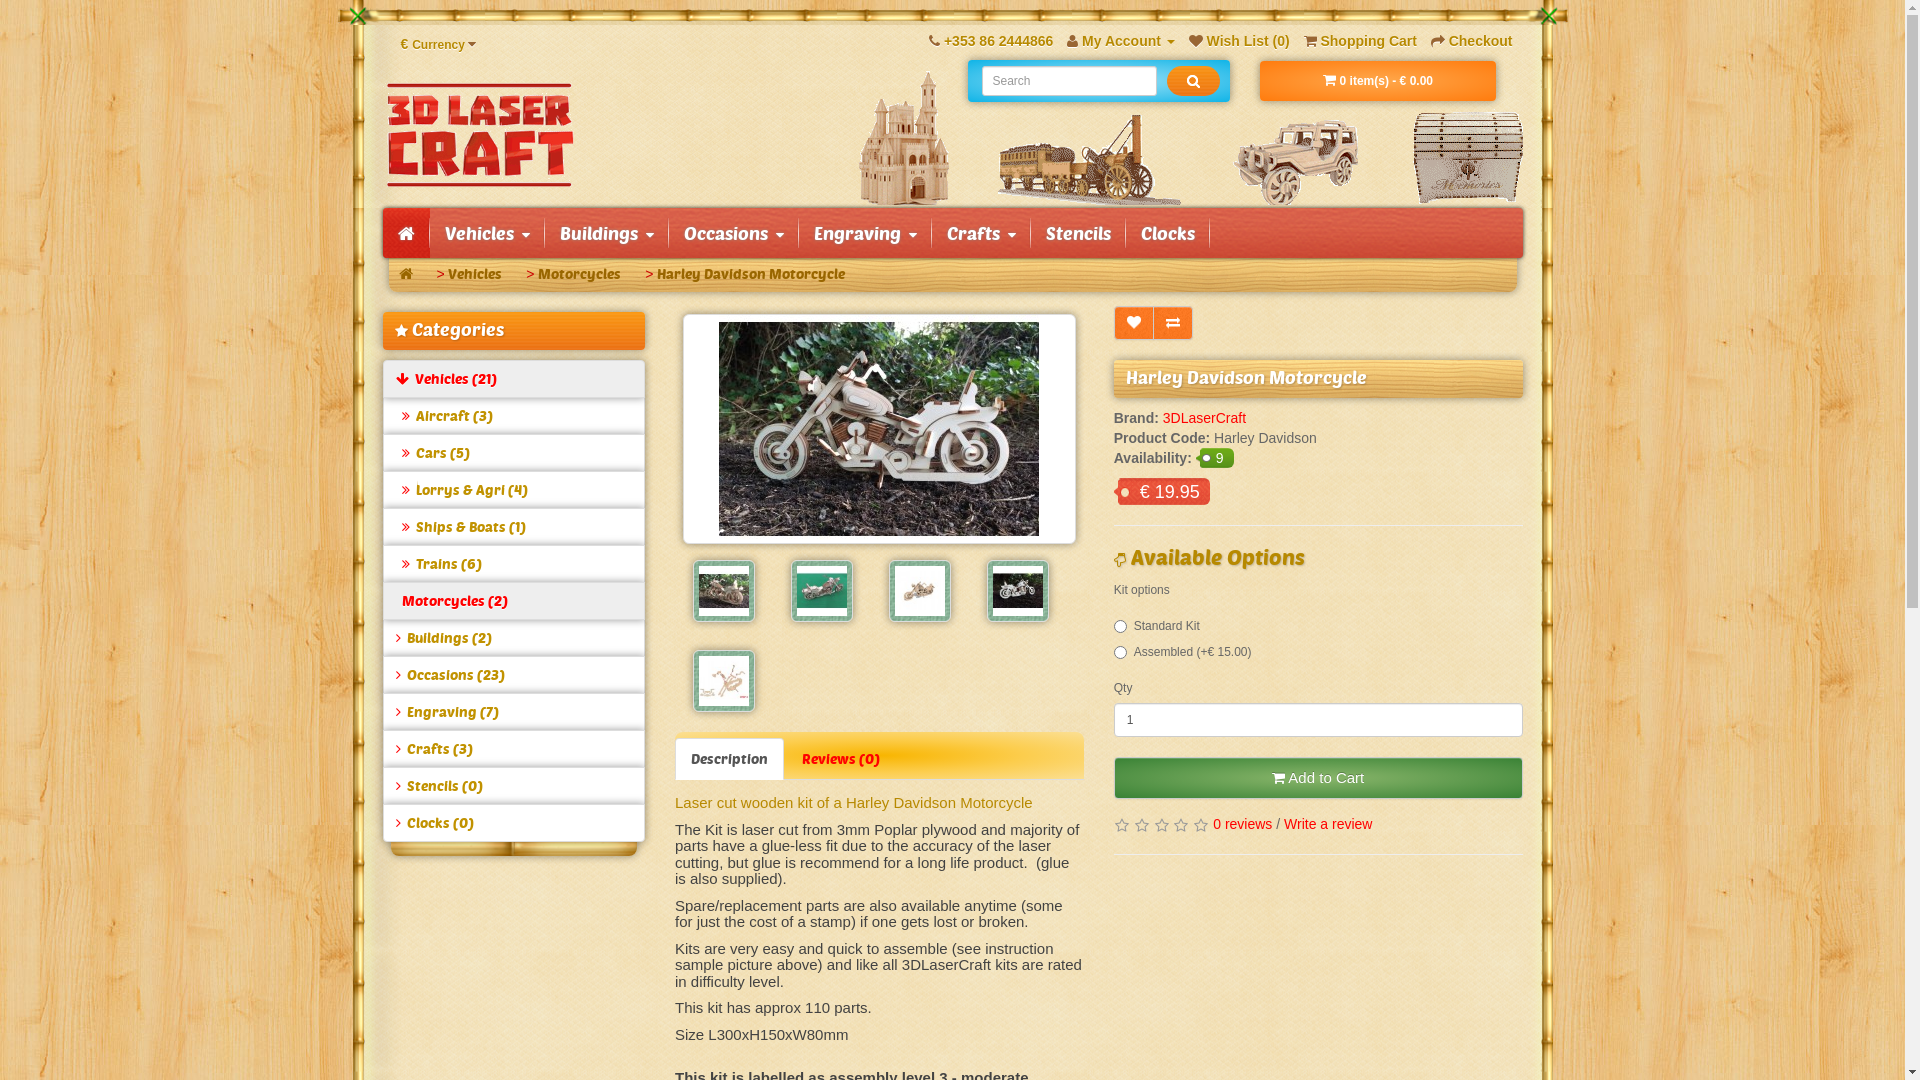 This screenshot has height=1080, width=1920. I want to click on '  Buildings (2)', so click(513, 637).